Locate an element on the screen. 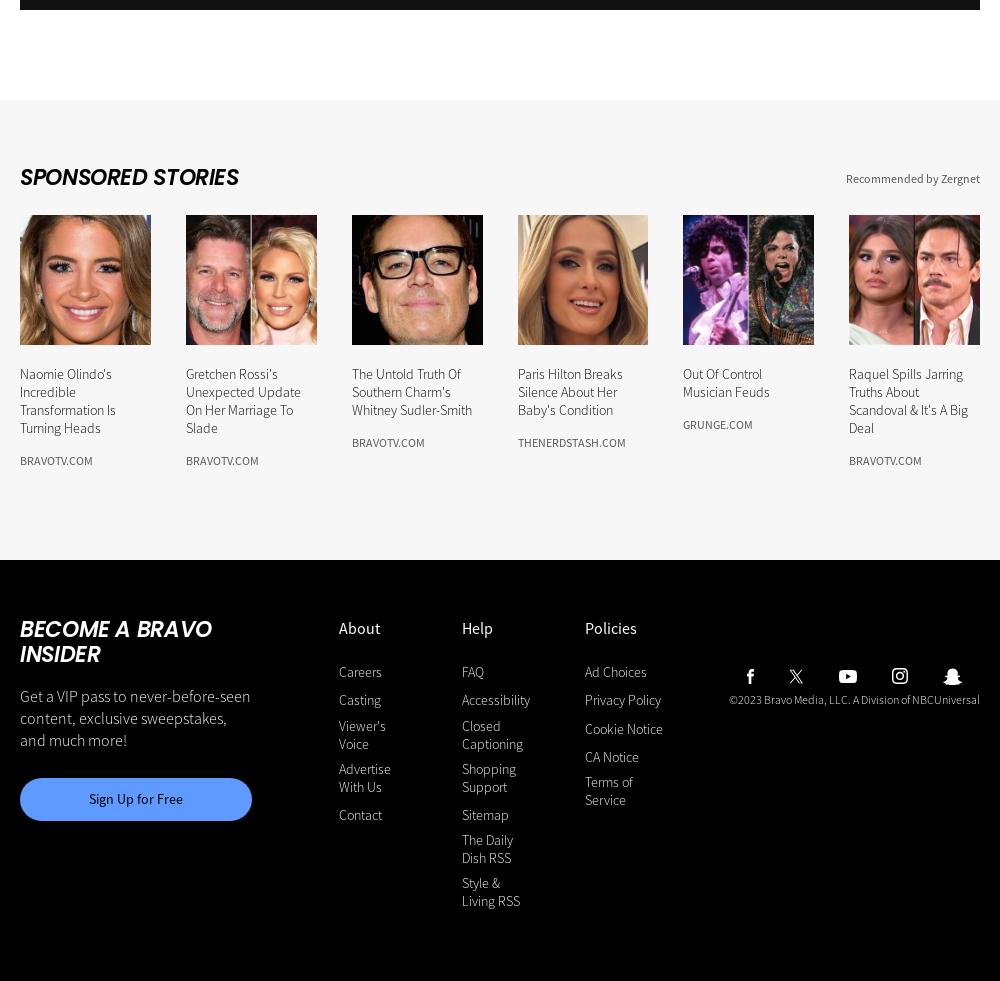 The image size is (1000, 981). 'About' is located at coordinates (357, 628).